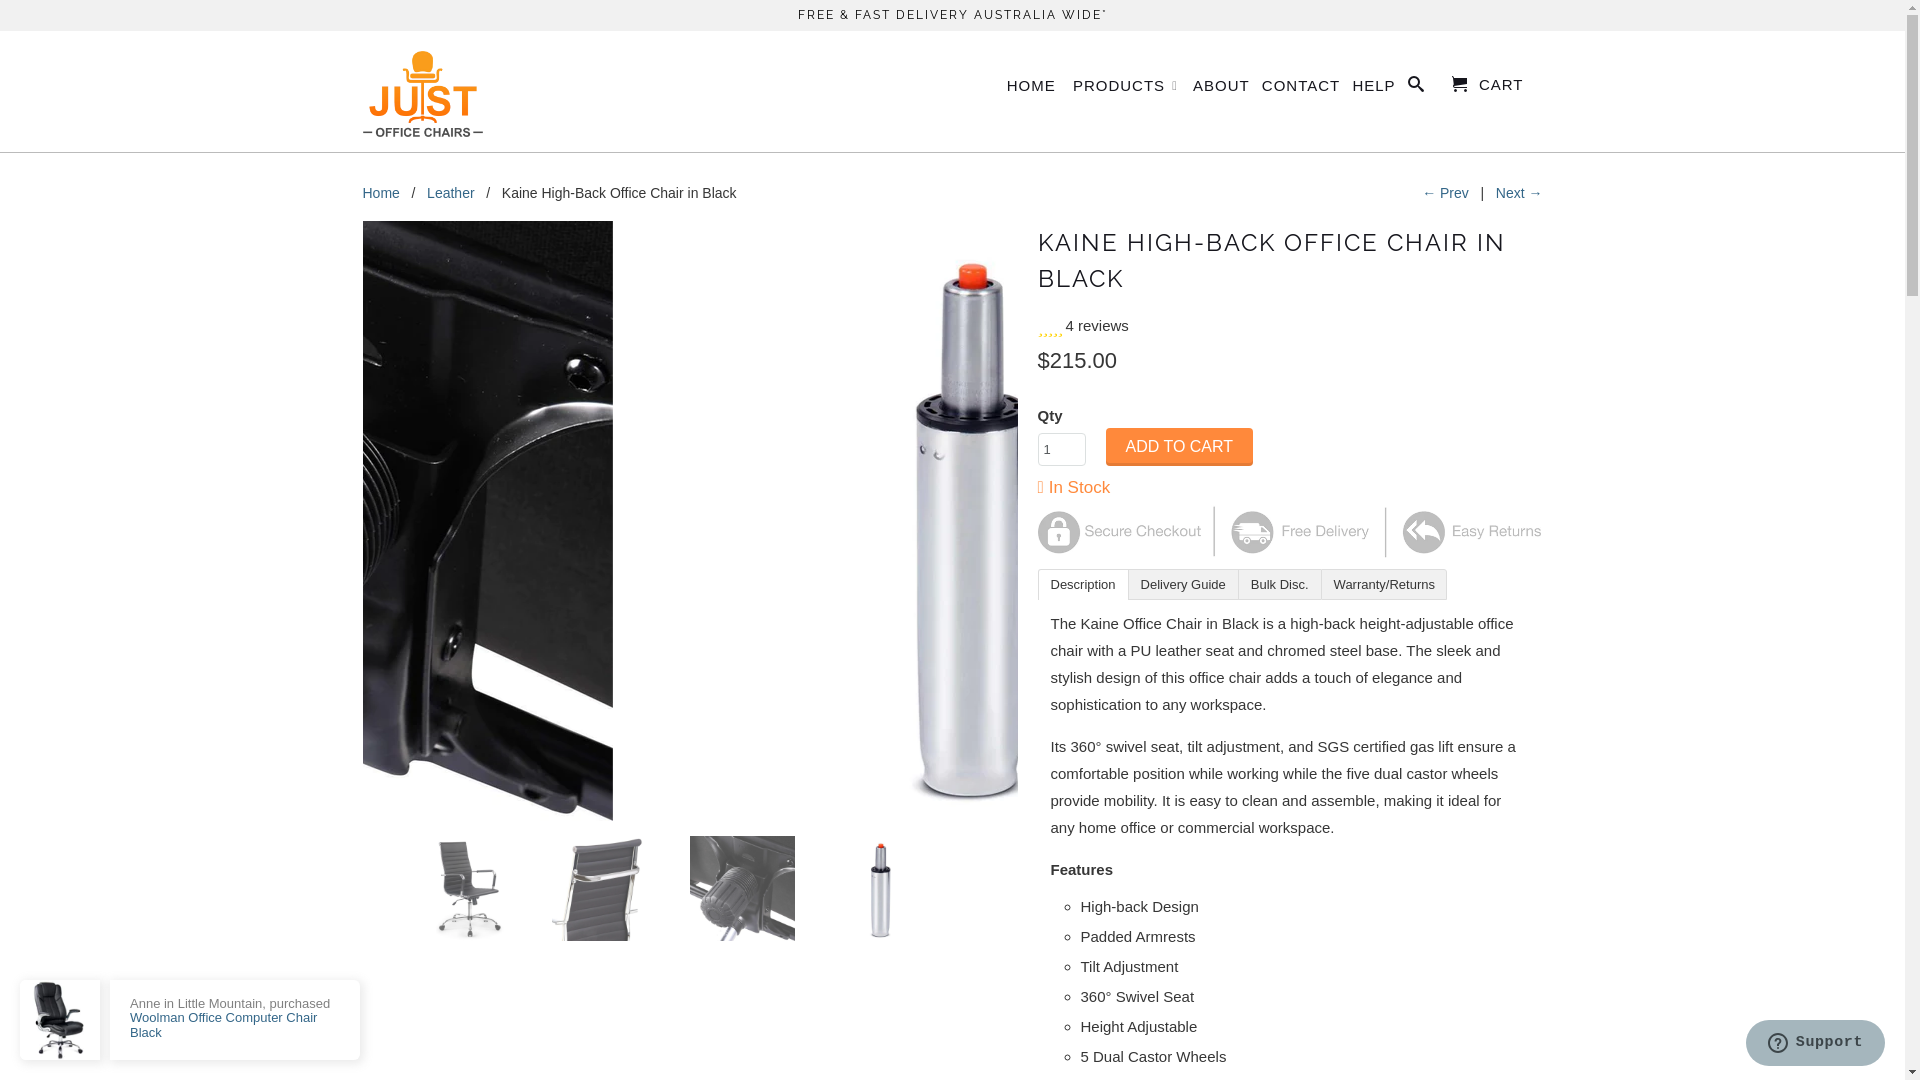 This screenshot has width=1920, height=1080. I want to click on 'ADD TO CART', so click(1180, 446).